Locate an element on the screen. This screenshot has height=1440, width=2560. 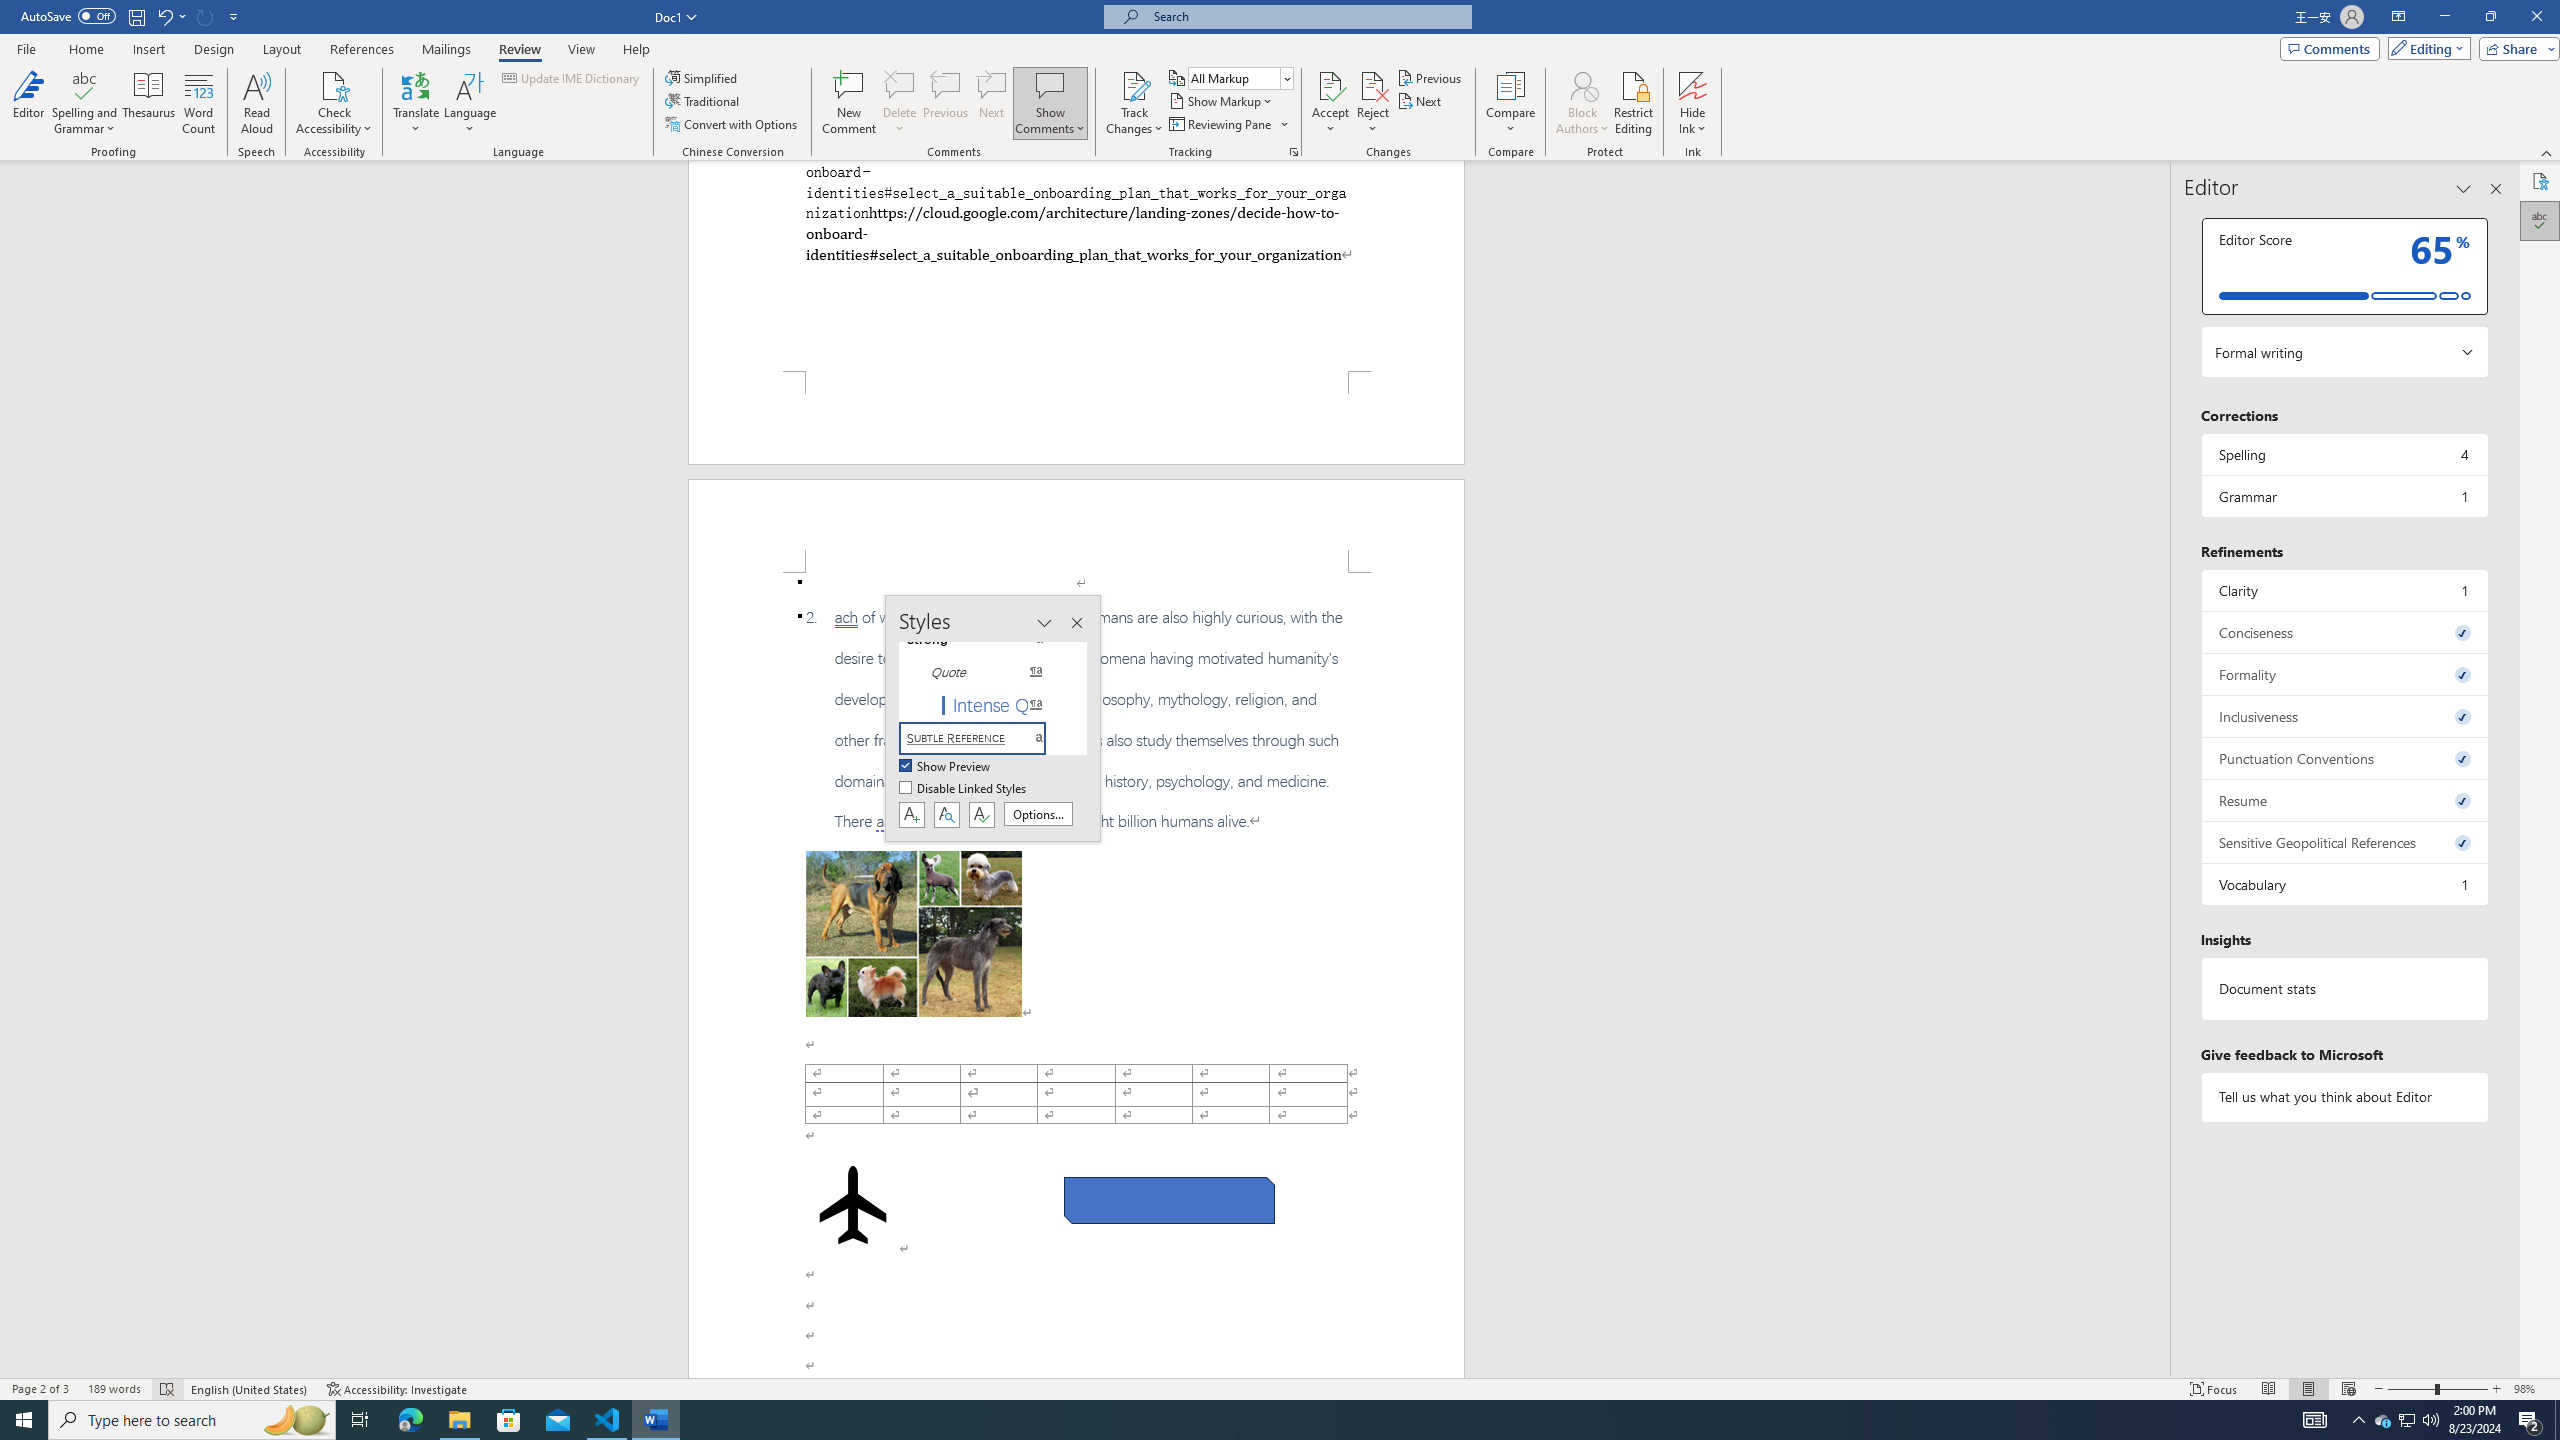
'Show Preview' is located at coordinates (945, 766).